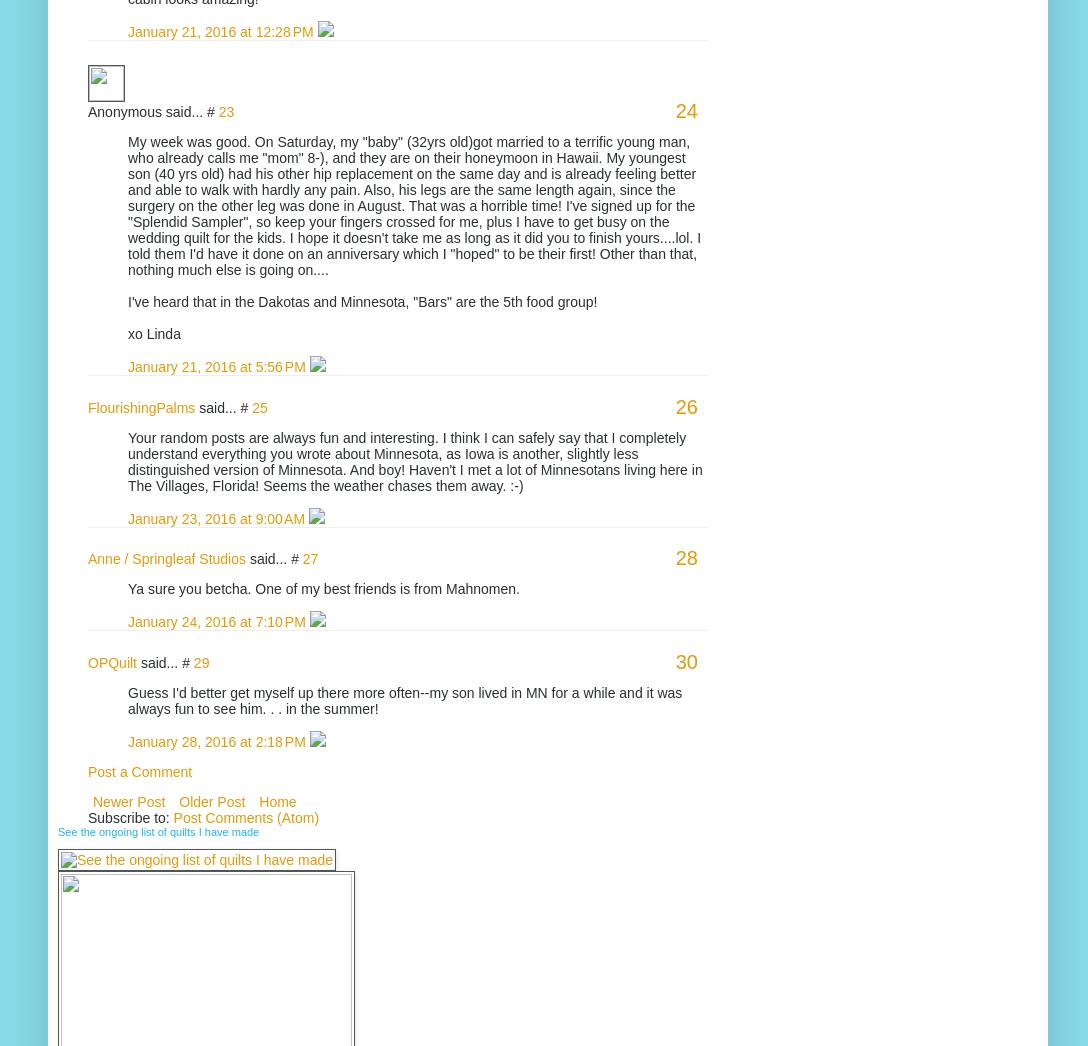 The height and width of the screenshot is (1046, 1088). I want to click on 'January 23, 2016 at 9:00 AM', so click(217, 517).